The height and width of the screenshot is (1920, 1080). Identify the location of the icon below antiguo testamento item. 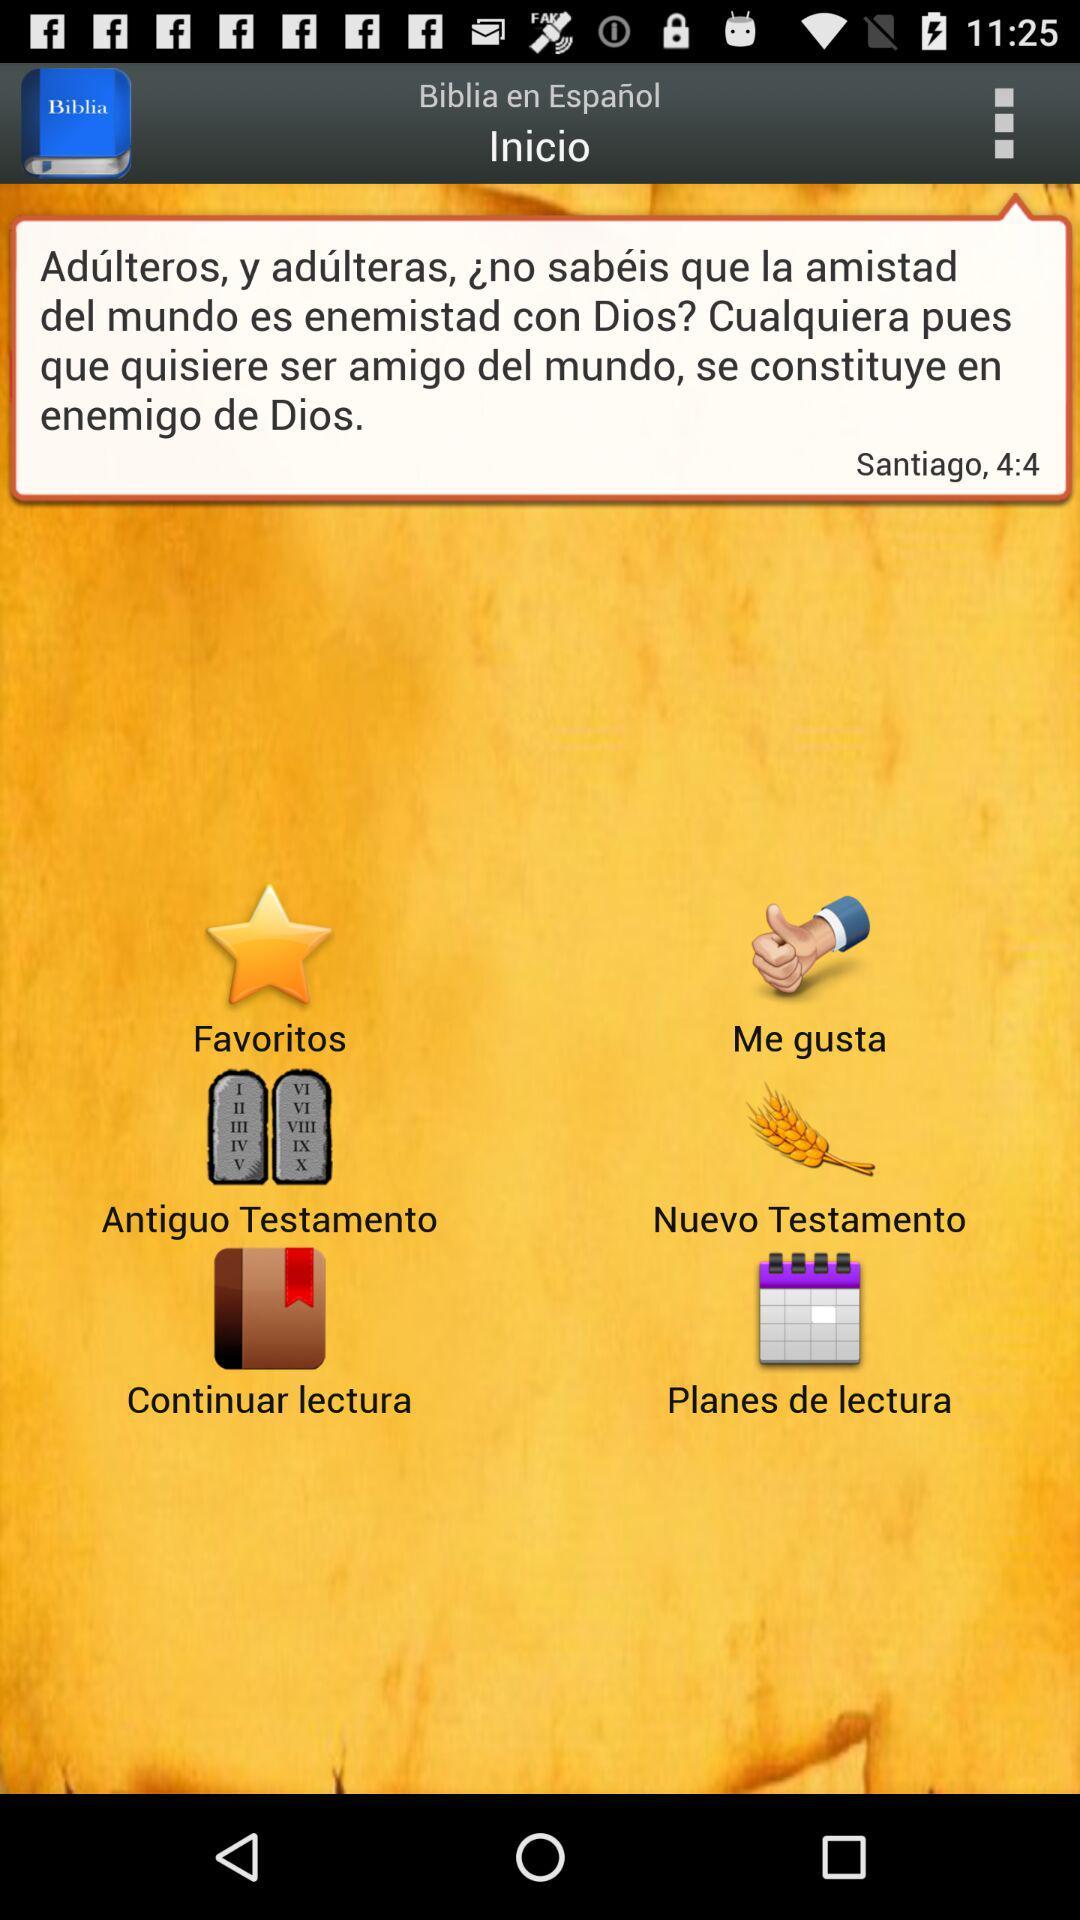
(268, 1308).